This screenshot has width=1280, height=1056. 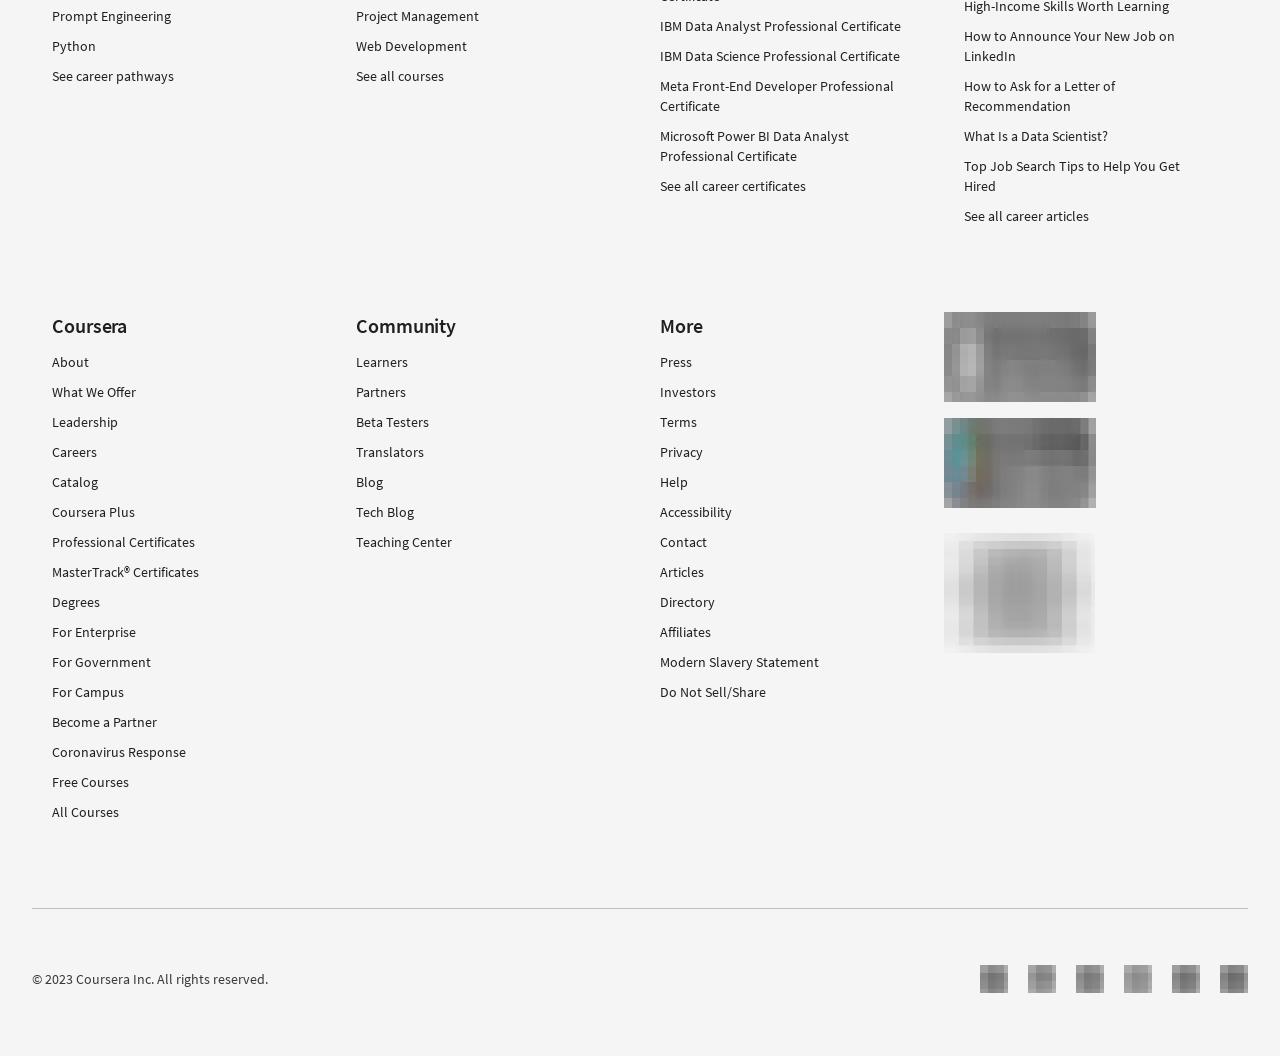 What do you see at coordinates (87, 691) in the screenshot?
I see `'For Campus'` at bounding box center [87, 691].